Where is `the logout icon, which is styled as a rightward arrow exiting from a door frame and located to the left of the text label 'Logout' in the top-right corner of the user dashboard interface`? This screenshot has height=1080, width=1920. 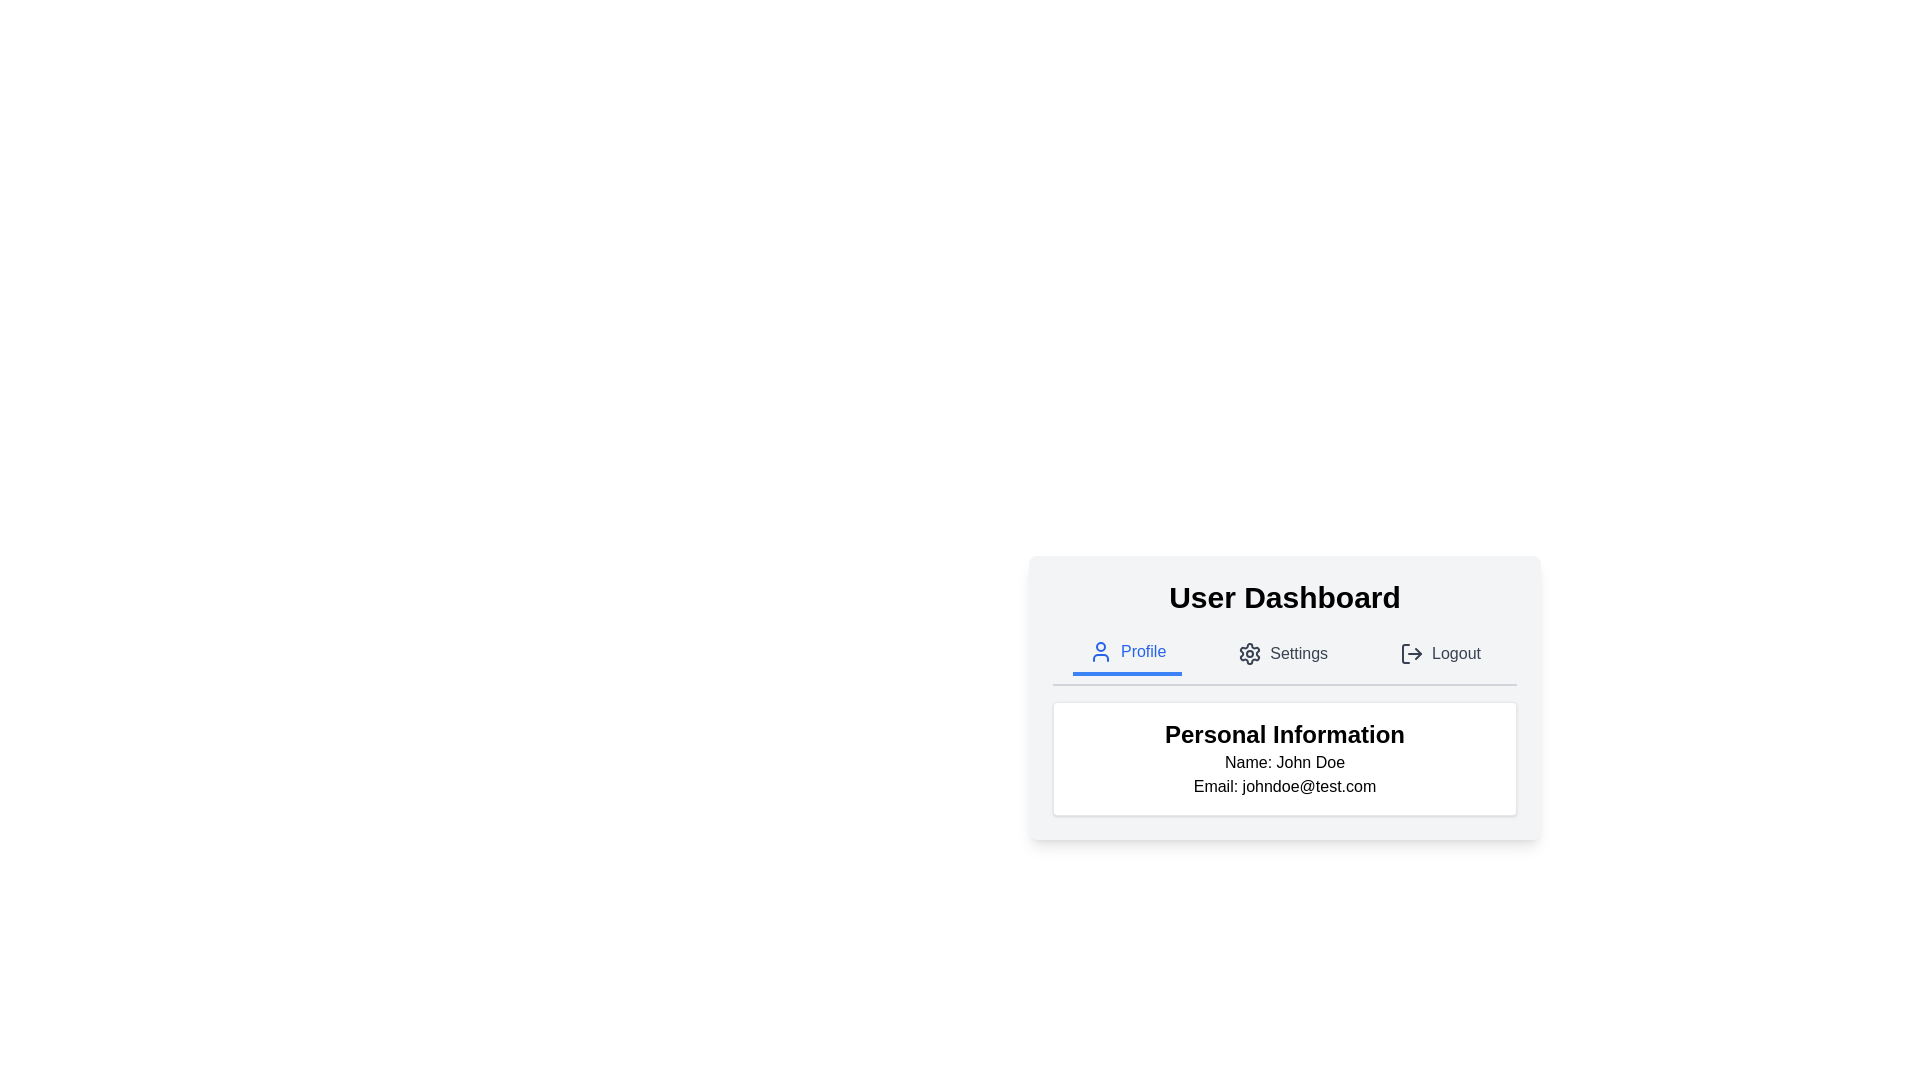 the logout icon, which is styled as a rightward arrow exiting from a door frame and located to the left of the text label 'Logout' in the top-right corner of the user dashboard interface is located at coordinates (1410, 654).